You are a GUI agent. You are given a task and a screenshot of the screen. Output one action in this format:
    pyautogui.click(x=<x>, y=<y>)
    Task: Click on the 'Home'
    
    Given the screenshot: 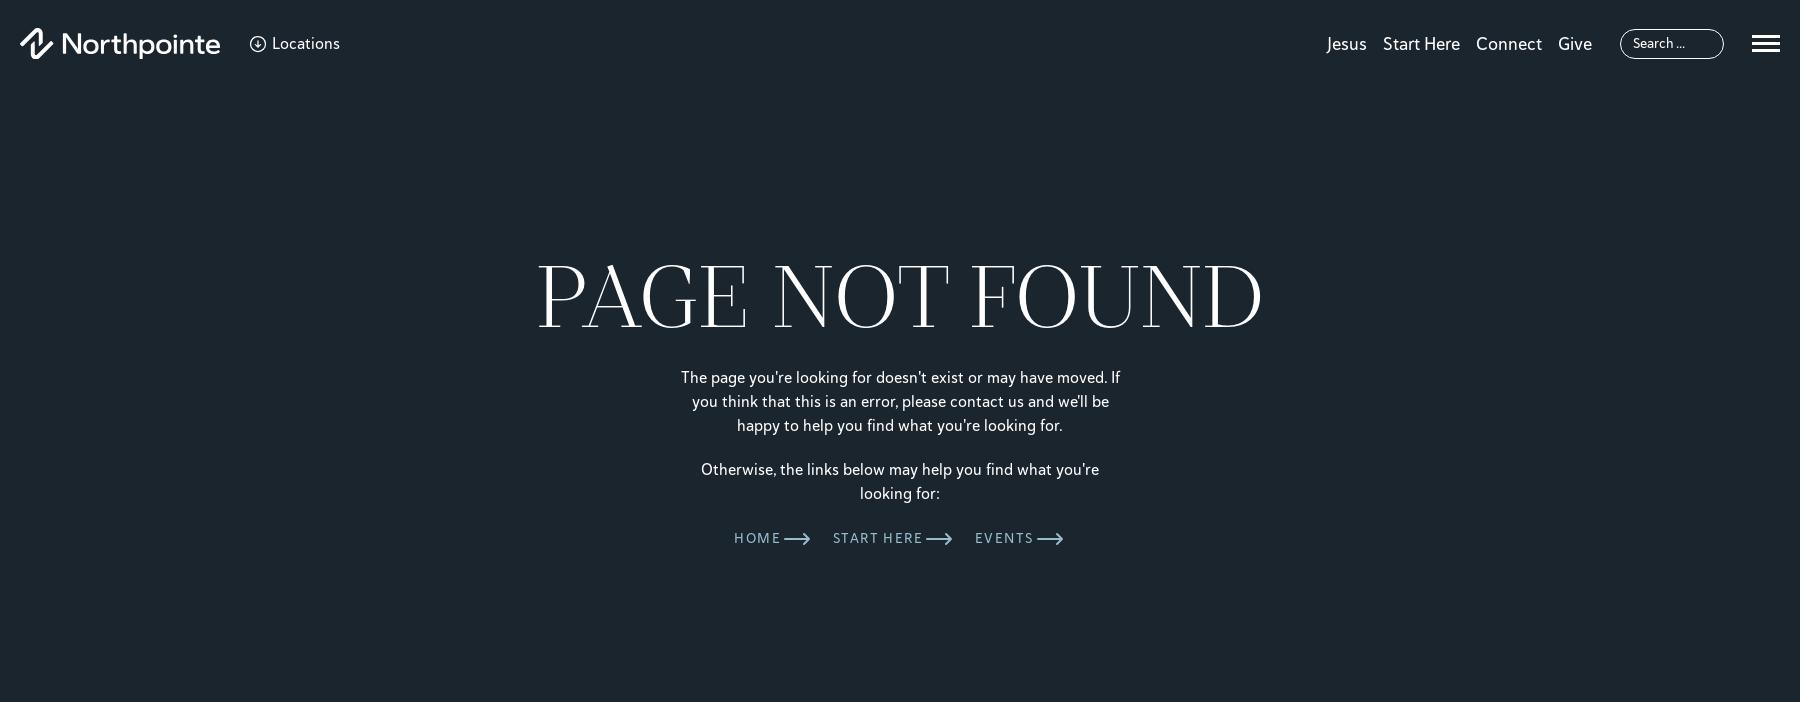 What is the action you would take?
    pyautogui.click(x=756, y=538)
    